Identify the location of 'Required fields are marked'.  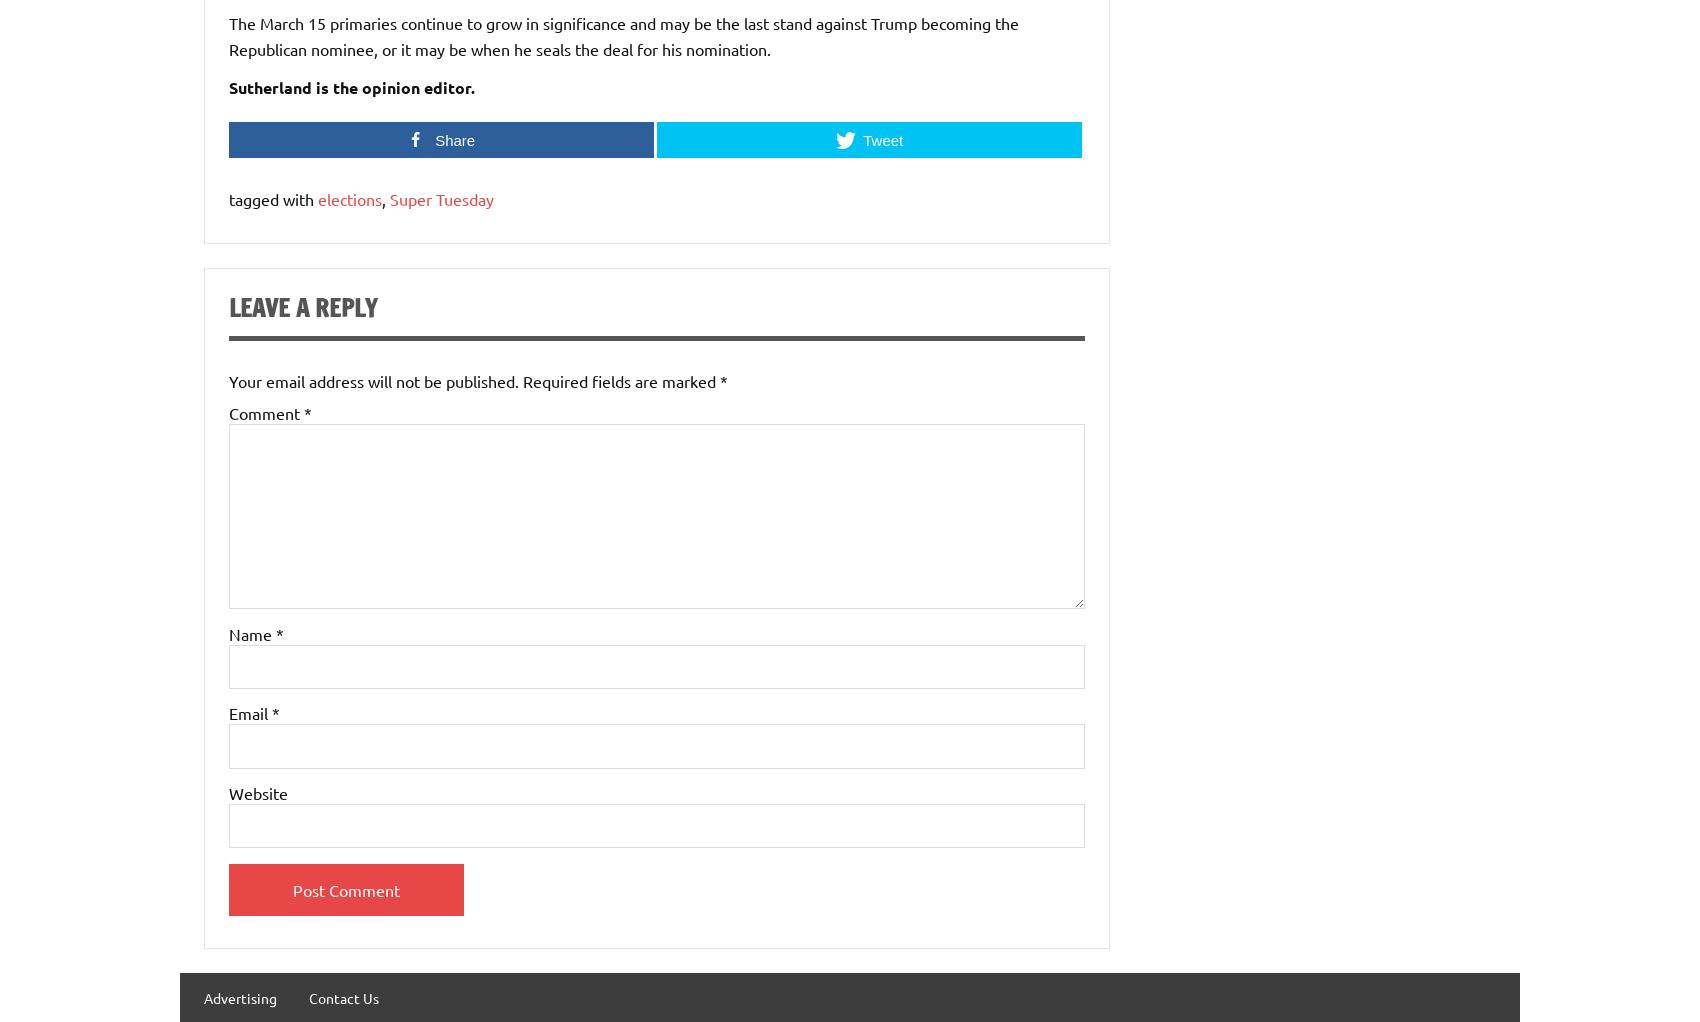
(620, 380).